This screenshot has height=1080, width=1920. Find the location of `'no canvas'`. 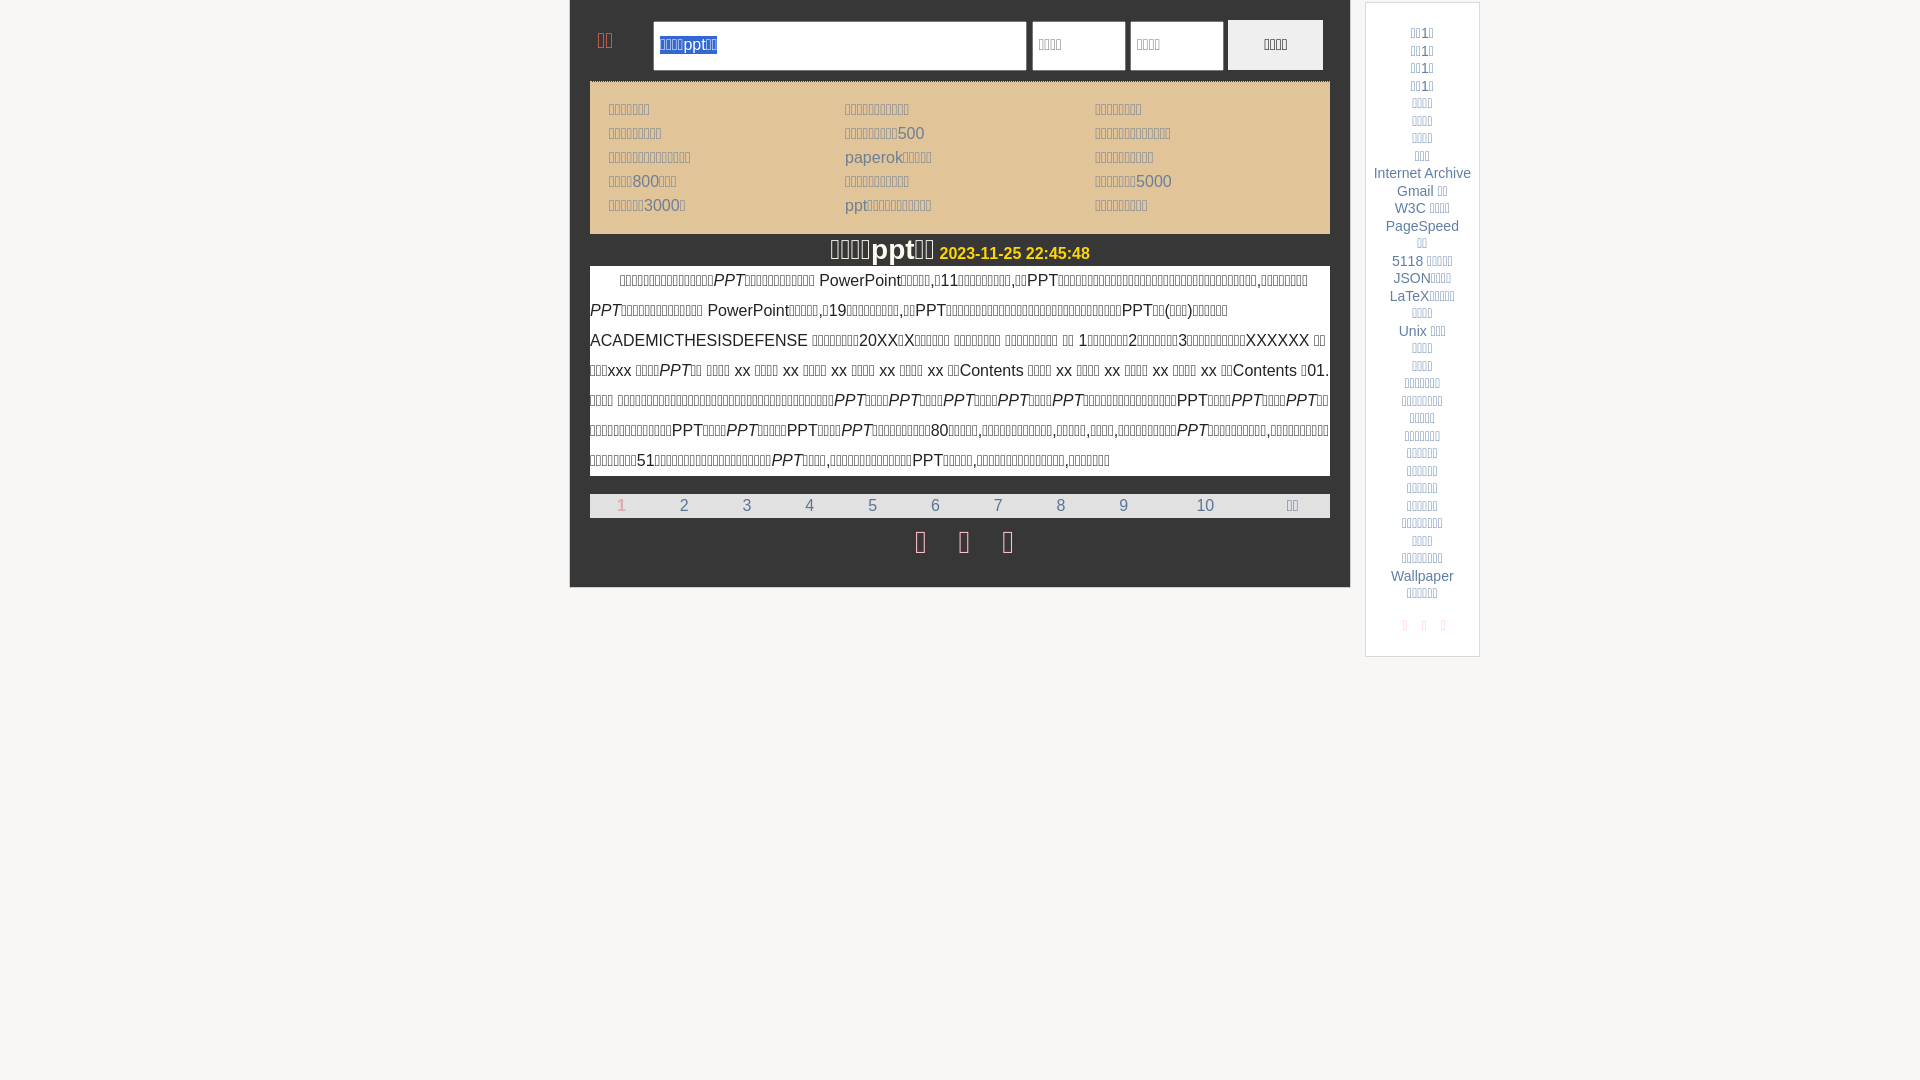

'no canvas' is located at coordinates (595, 44).